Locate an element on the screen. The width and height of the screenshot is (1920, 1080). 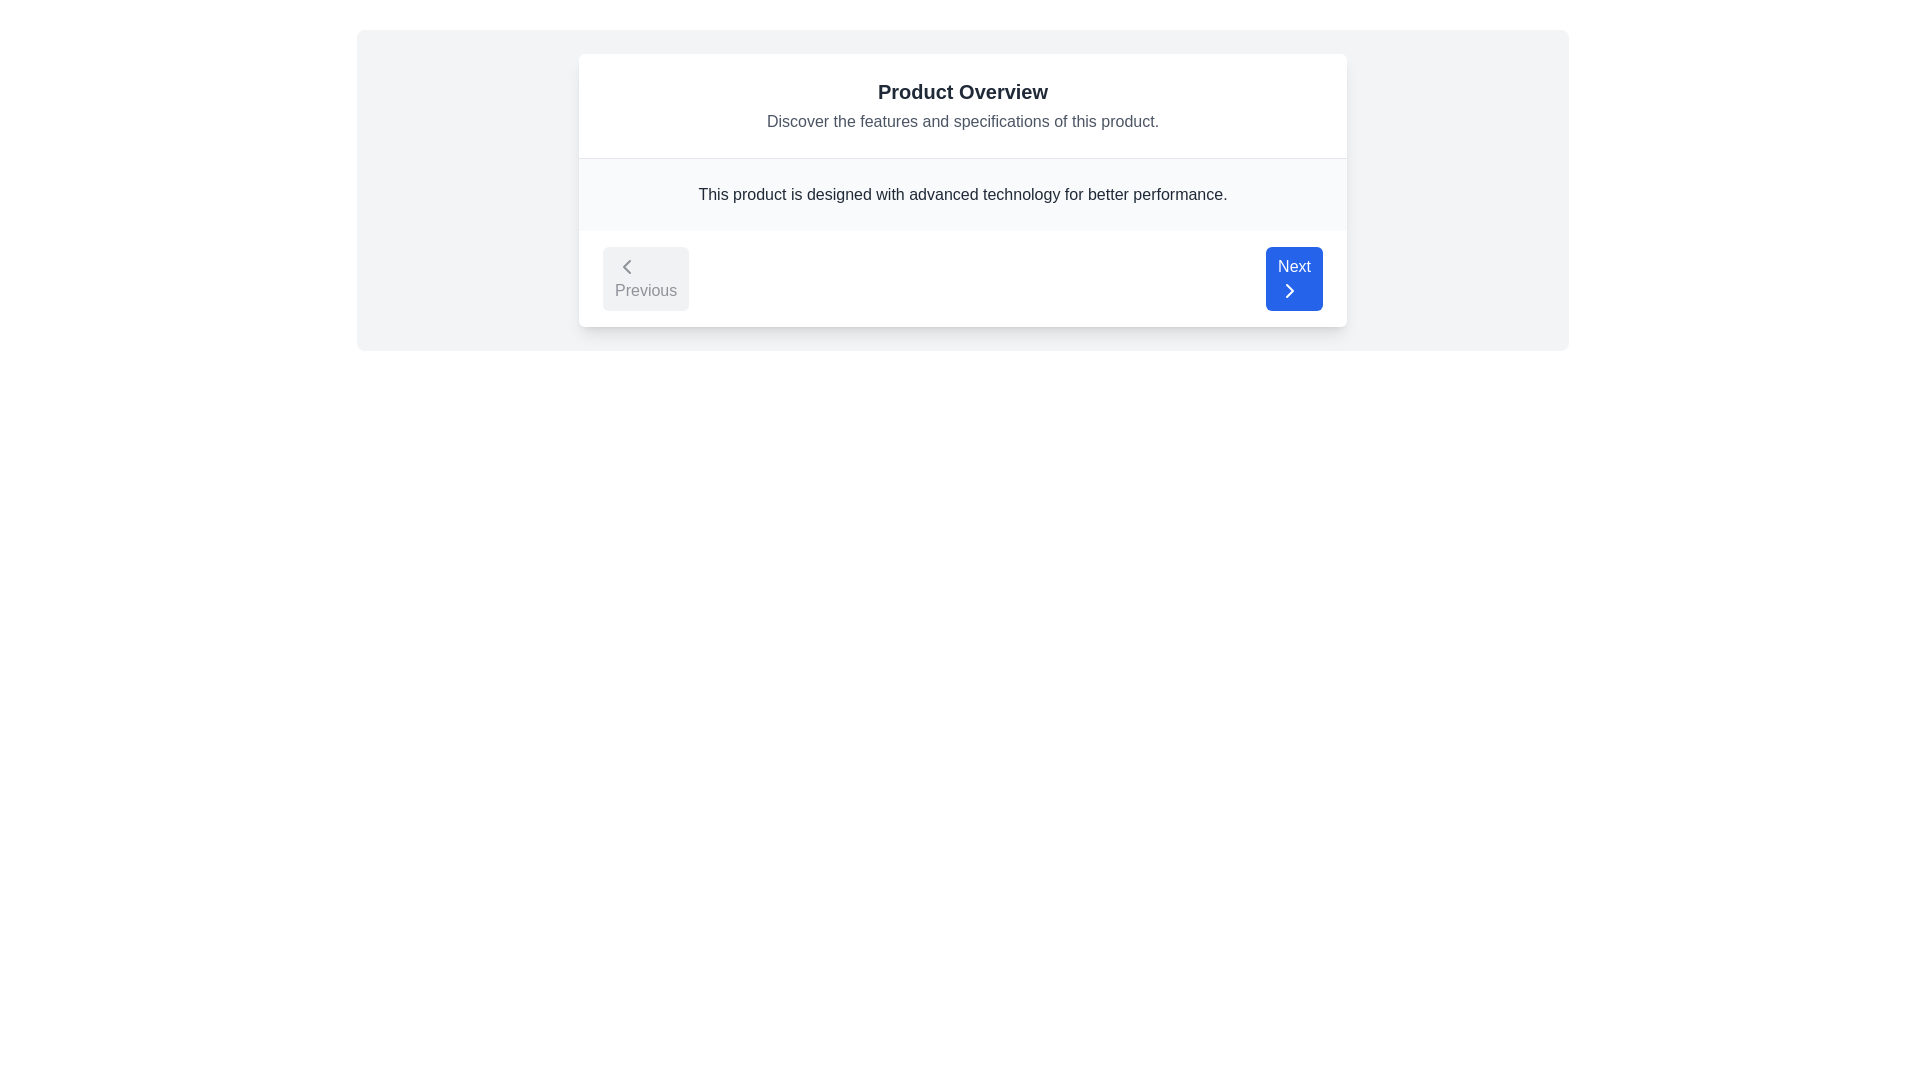
the blue 'Next' button with rounded corners and white text is located at coordinates (1294, 278).